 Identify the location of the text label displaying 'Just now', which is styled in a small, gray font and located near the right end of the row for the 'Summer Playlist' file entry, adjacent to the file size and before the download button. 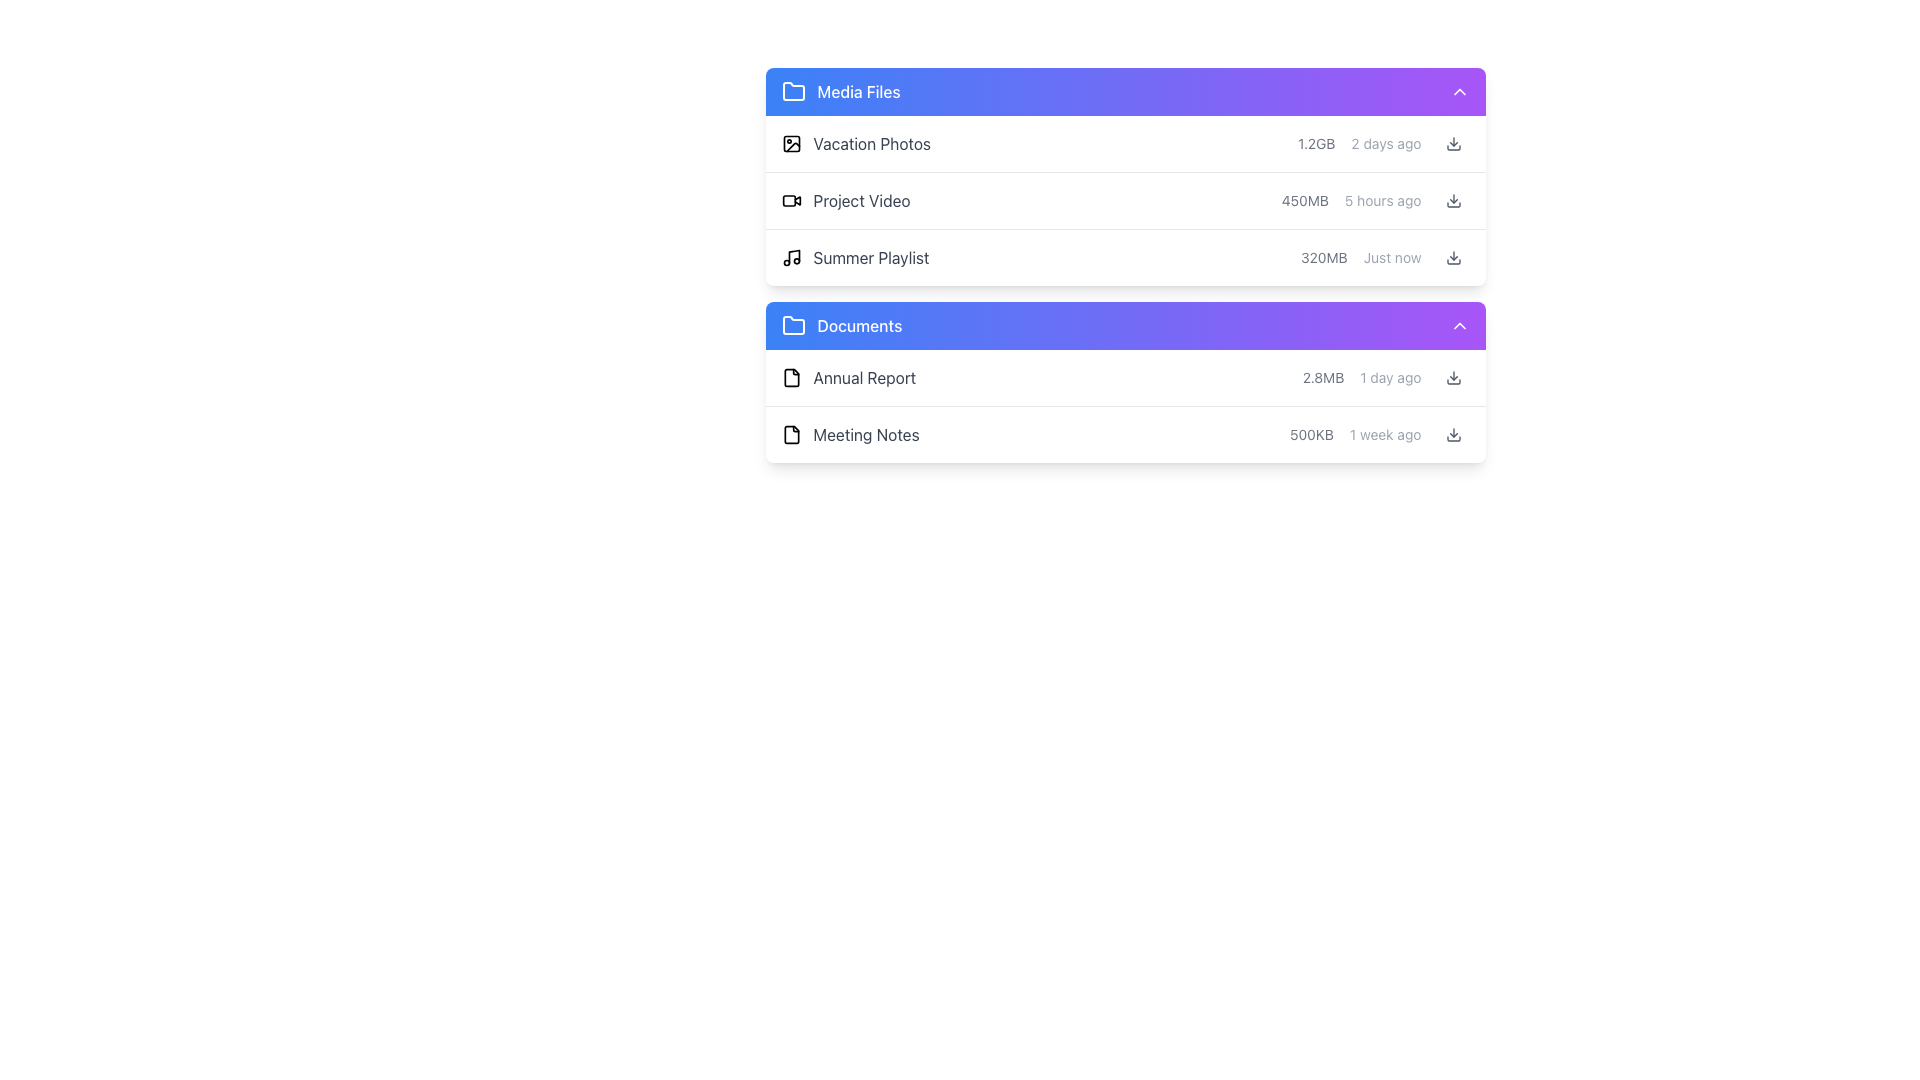
(1391, 257).